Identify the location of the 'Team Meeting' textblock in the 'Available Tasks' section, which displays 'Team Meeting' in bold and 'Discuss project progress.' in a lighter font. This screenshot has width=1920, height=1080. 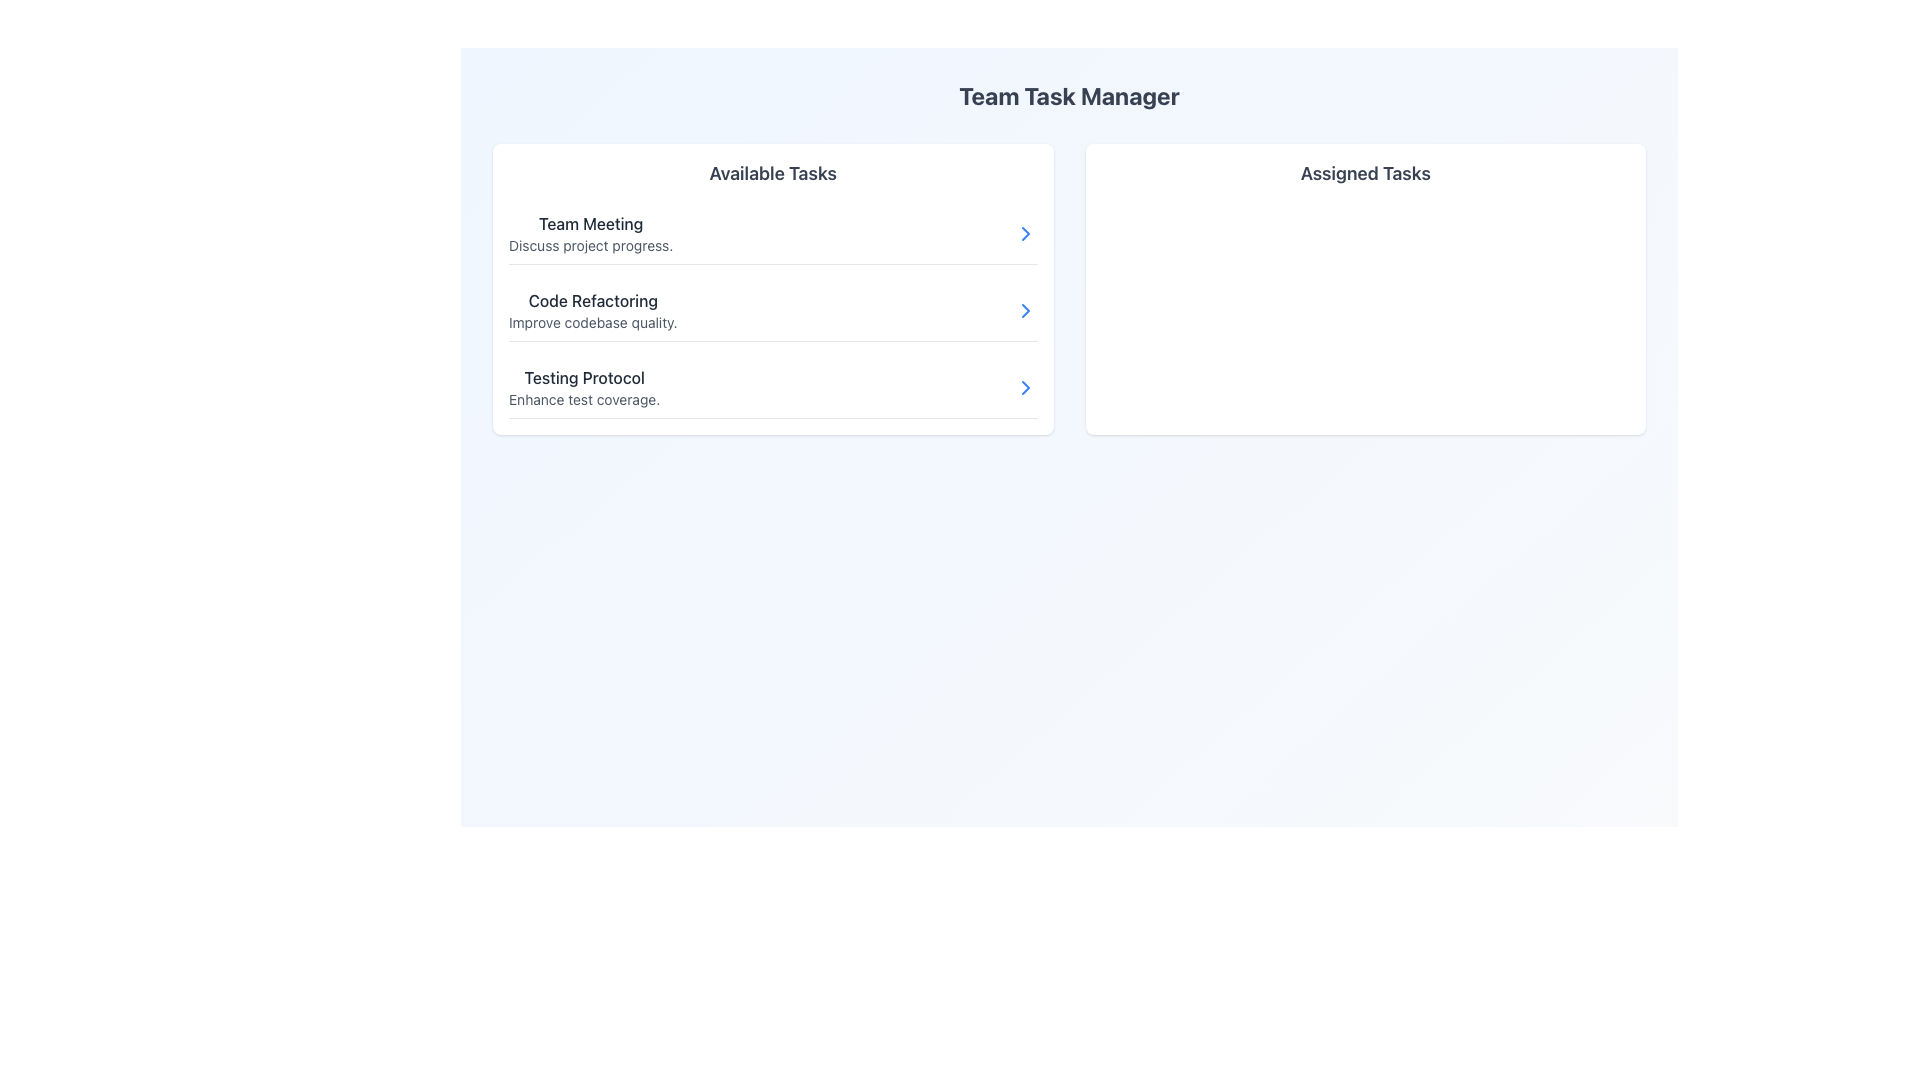
(590, 233).